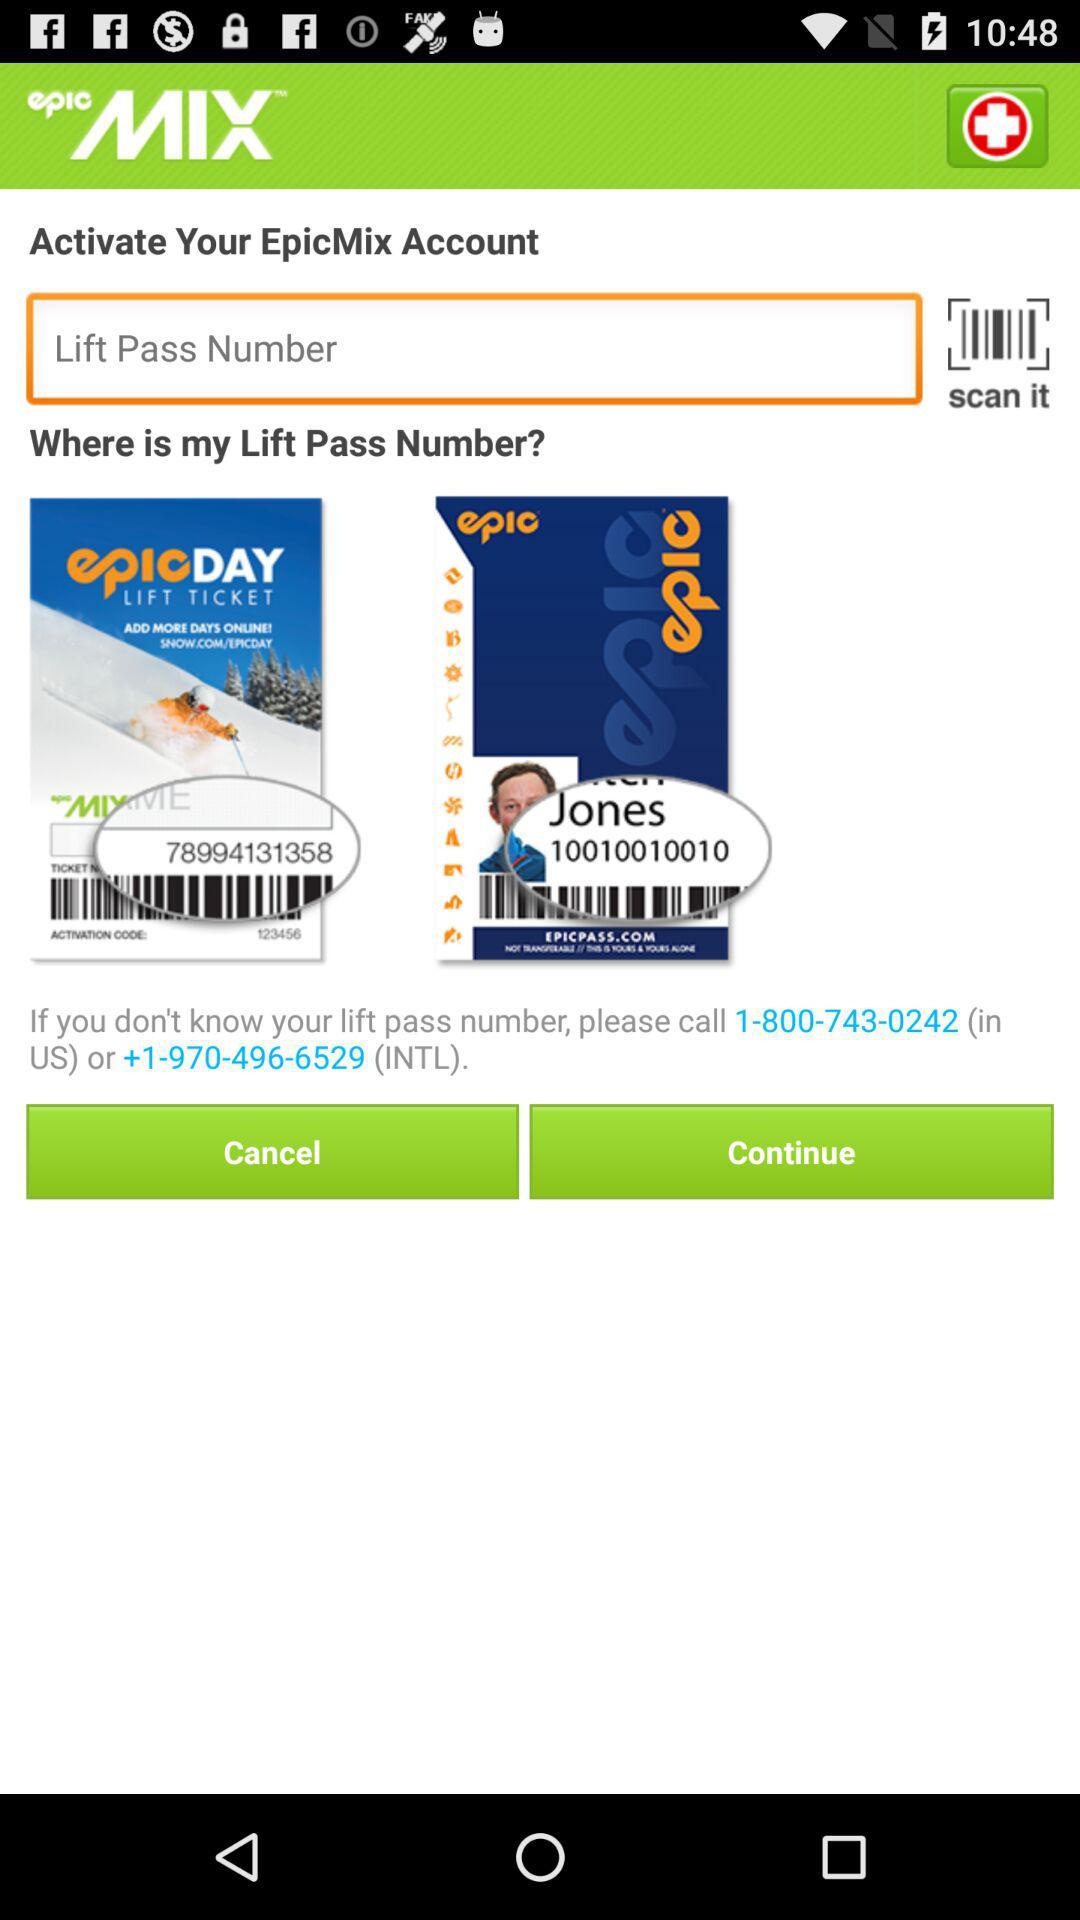 The height and width of the screenshot is (1920, 1080). I want to click on the item below activate your epicmix icon, so click(998, 353).